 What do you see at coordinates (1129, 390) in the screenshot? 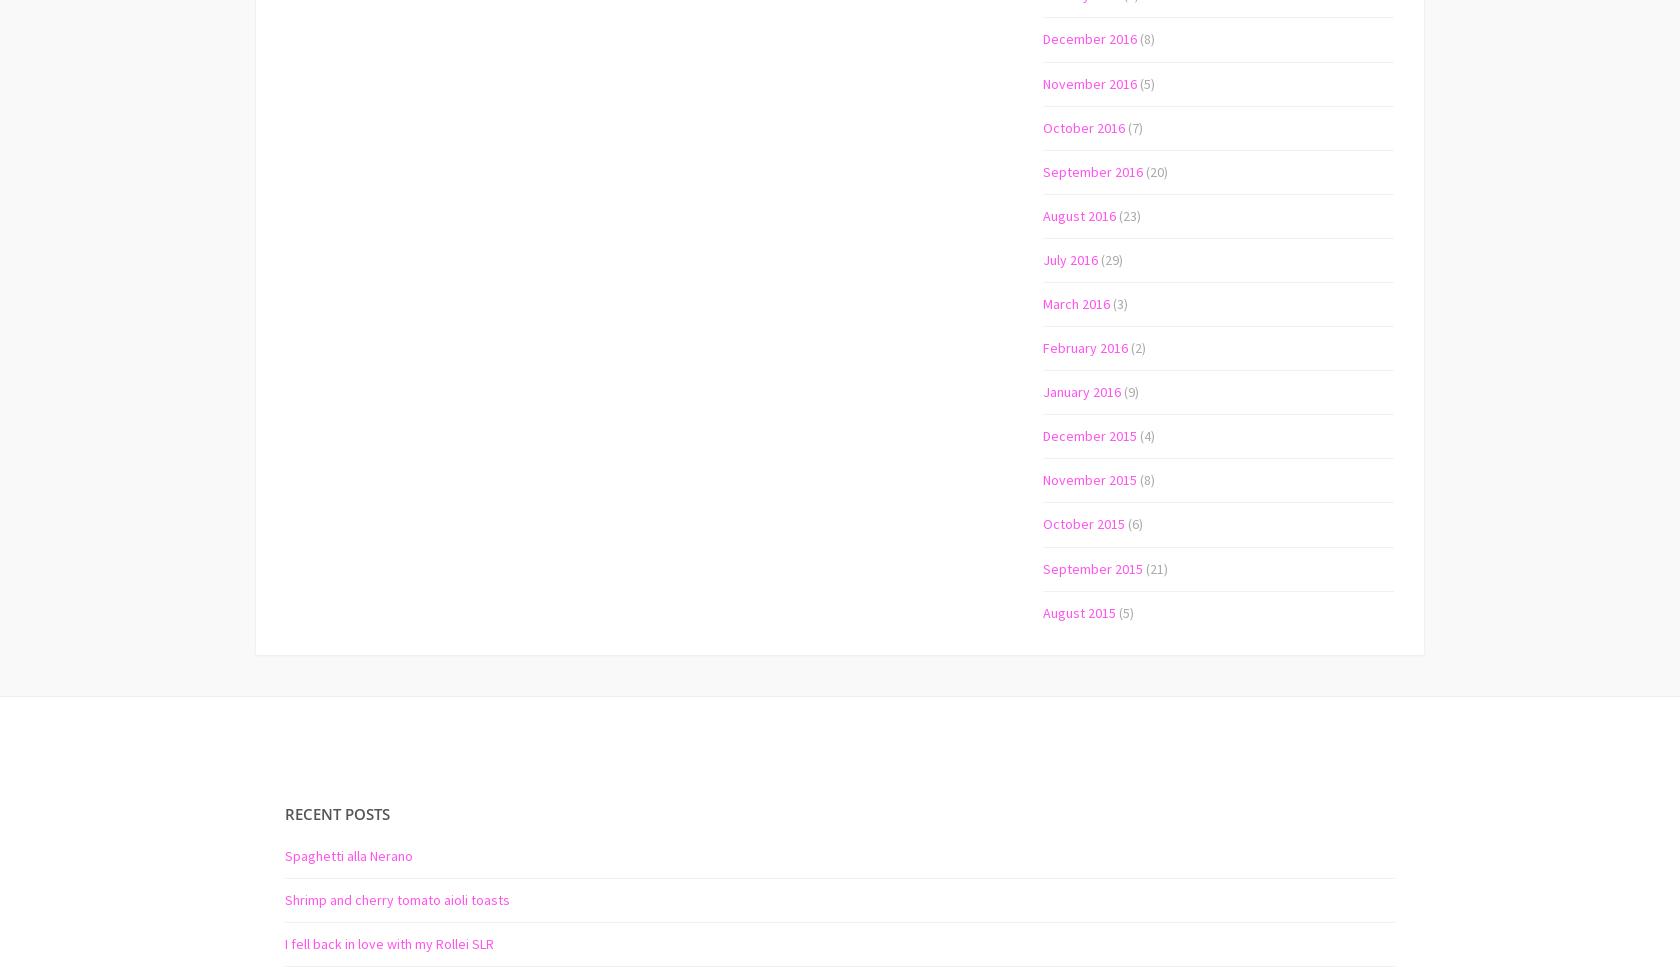
I see `'(9)'` at bounding box center [1129, 390].